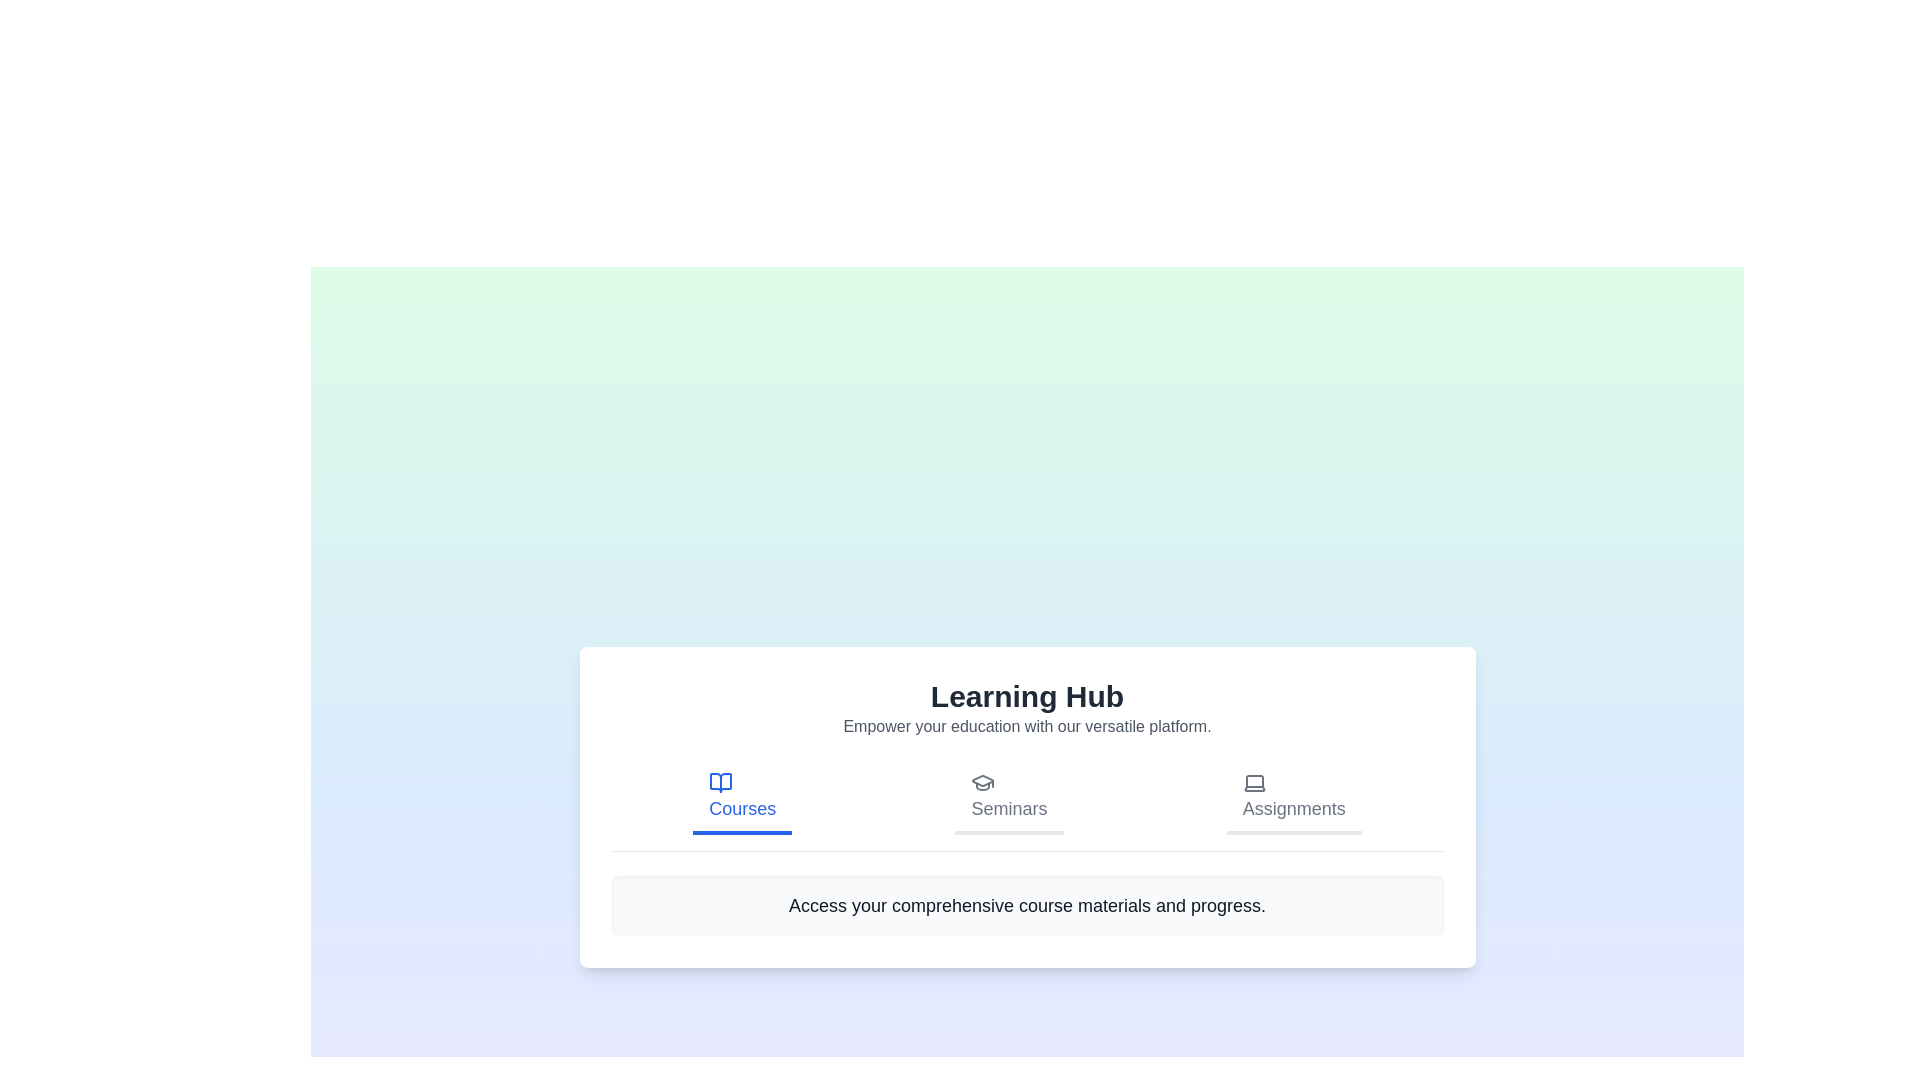 The height and width of the screenshot is (1080, 1920). I want to click on the 'Assignments' text label, which is styled in gray with medium font weight and located at the bottom section of the interface, to the right of 'Courses' and 'Seminars', so click(1294, 807).